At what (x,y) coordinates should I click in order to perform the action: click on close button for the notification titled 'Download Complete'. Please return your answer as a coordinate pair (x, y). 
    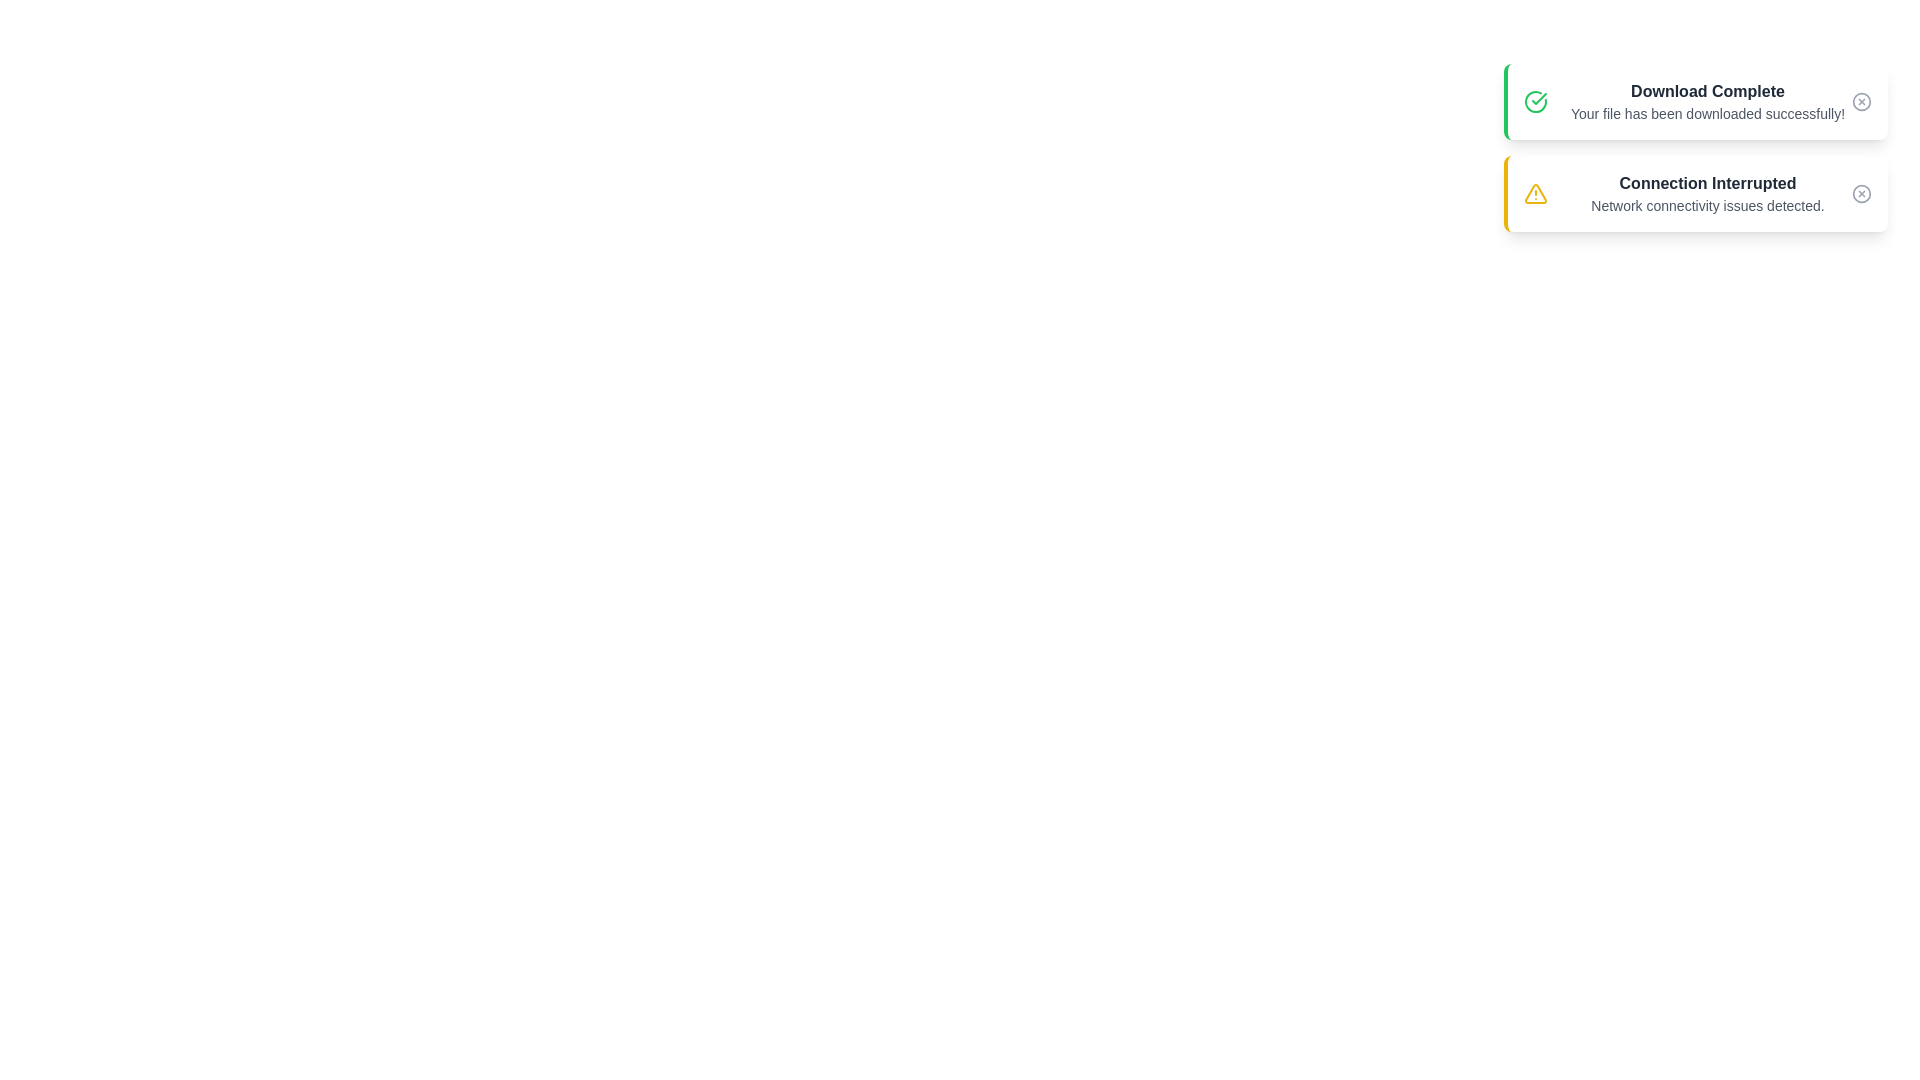
    Looking at the image, I should click on (1861, 101).